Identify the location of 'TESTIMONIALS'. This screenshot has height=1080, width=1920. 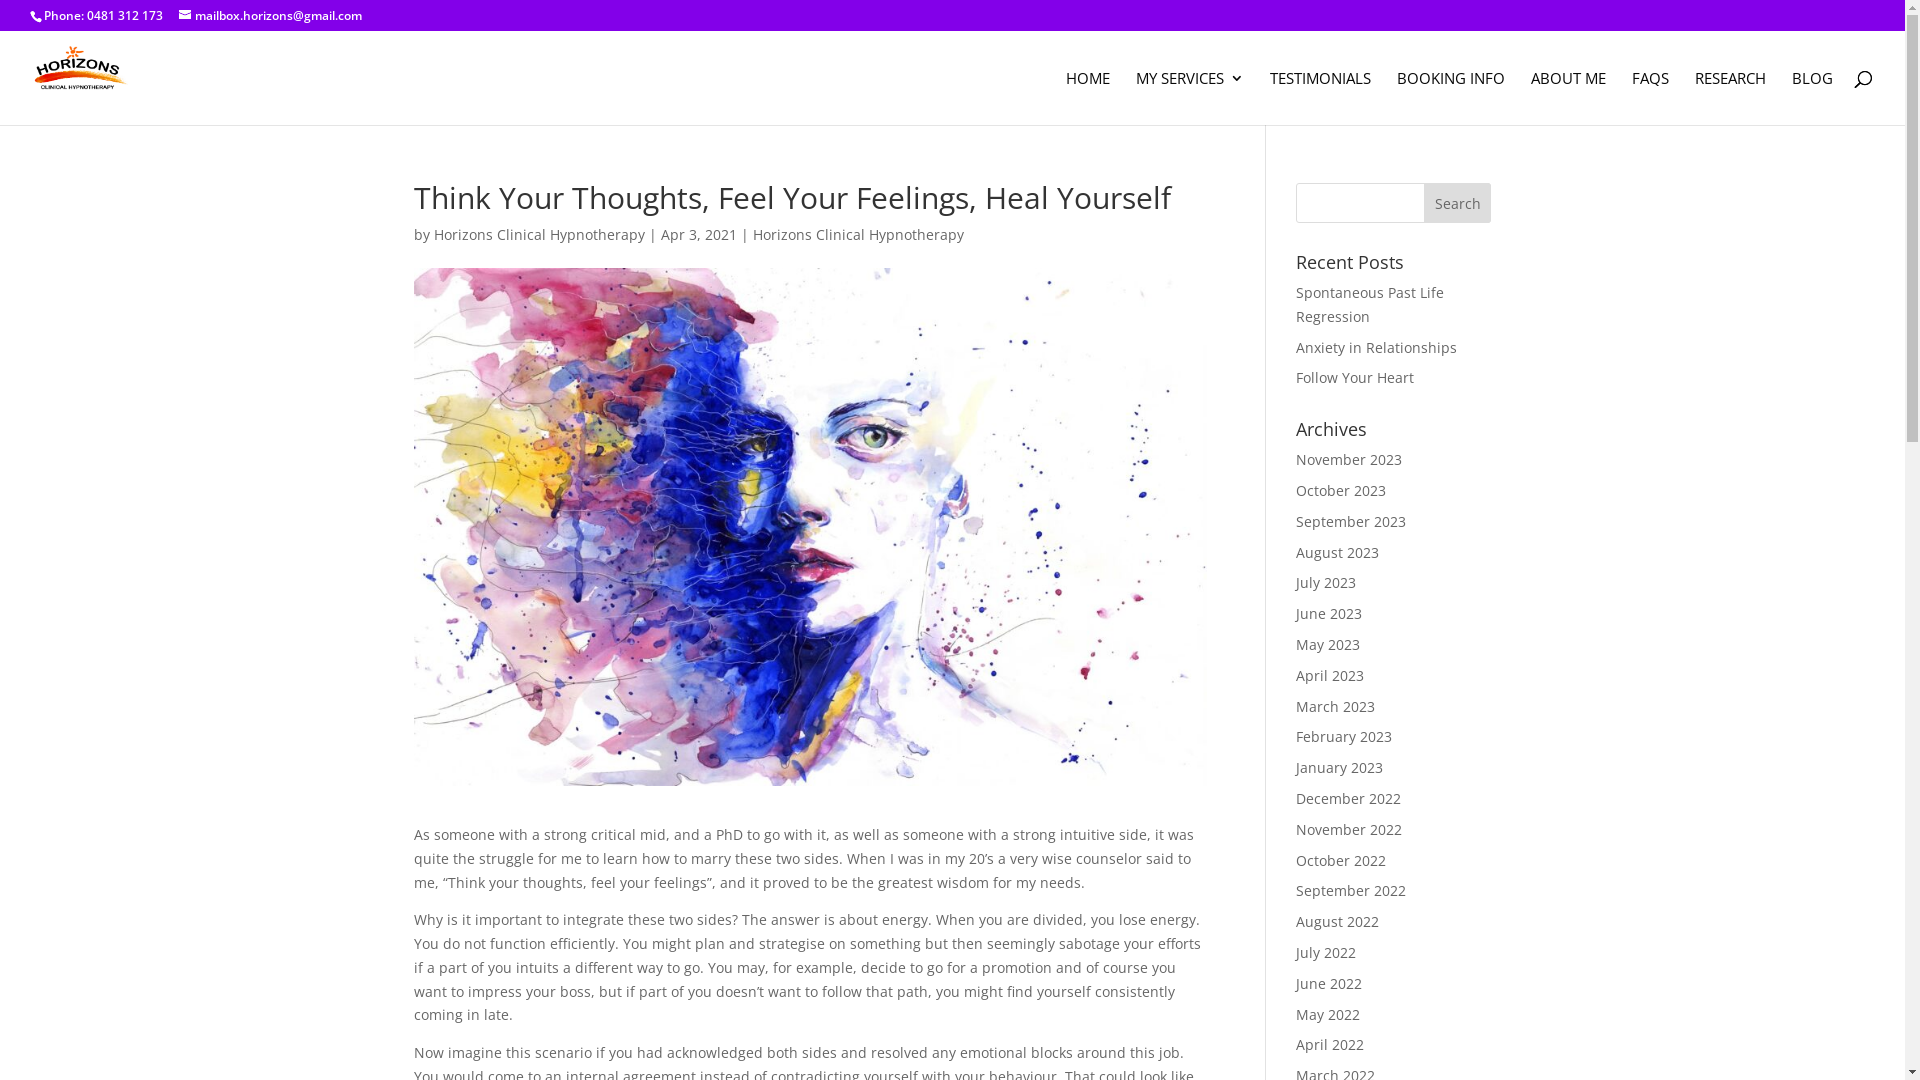
(1320, 97).